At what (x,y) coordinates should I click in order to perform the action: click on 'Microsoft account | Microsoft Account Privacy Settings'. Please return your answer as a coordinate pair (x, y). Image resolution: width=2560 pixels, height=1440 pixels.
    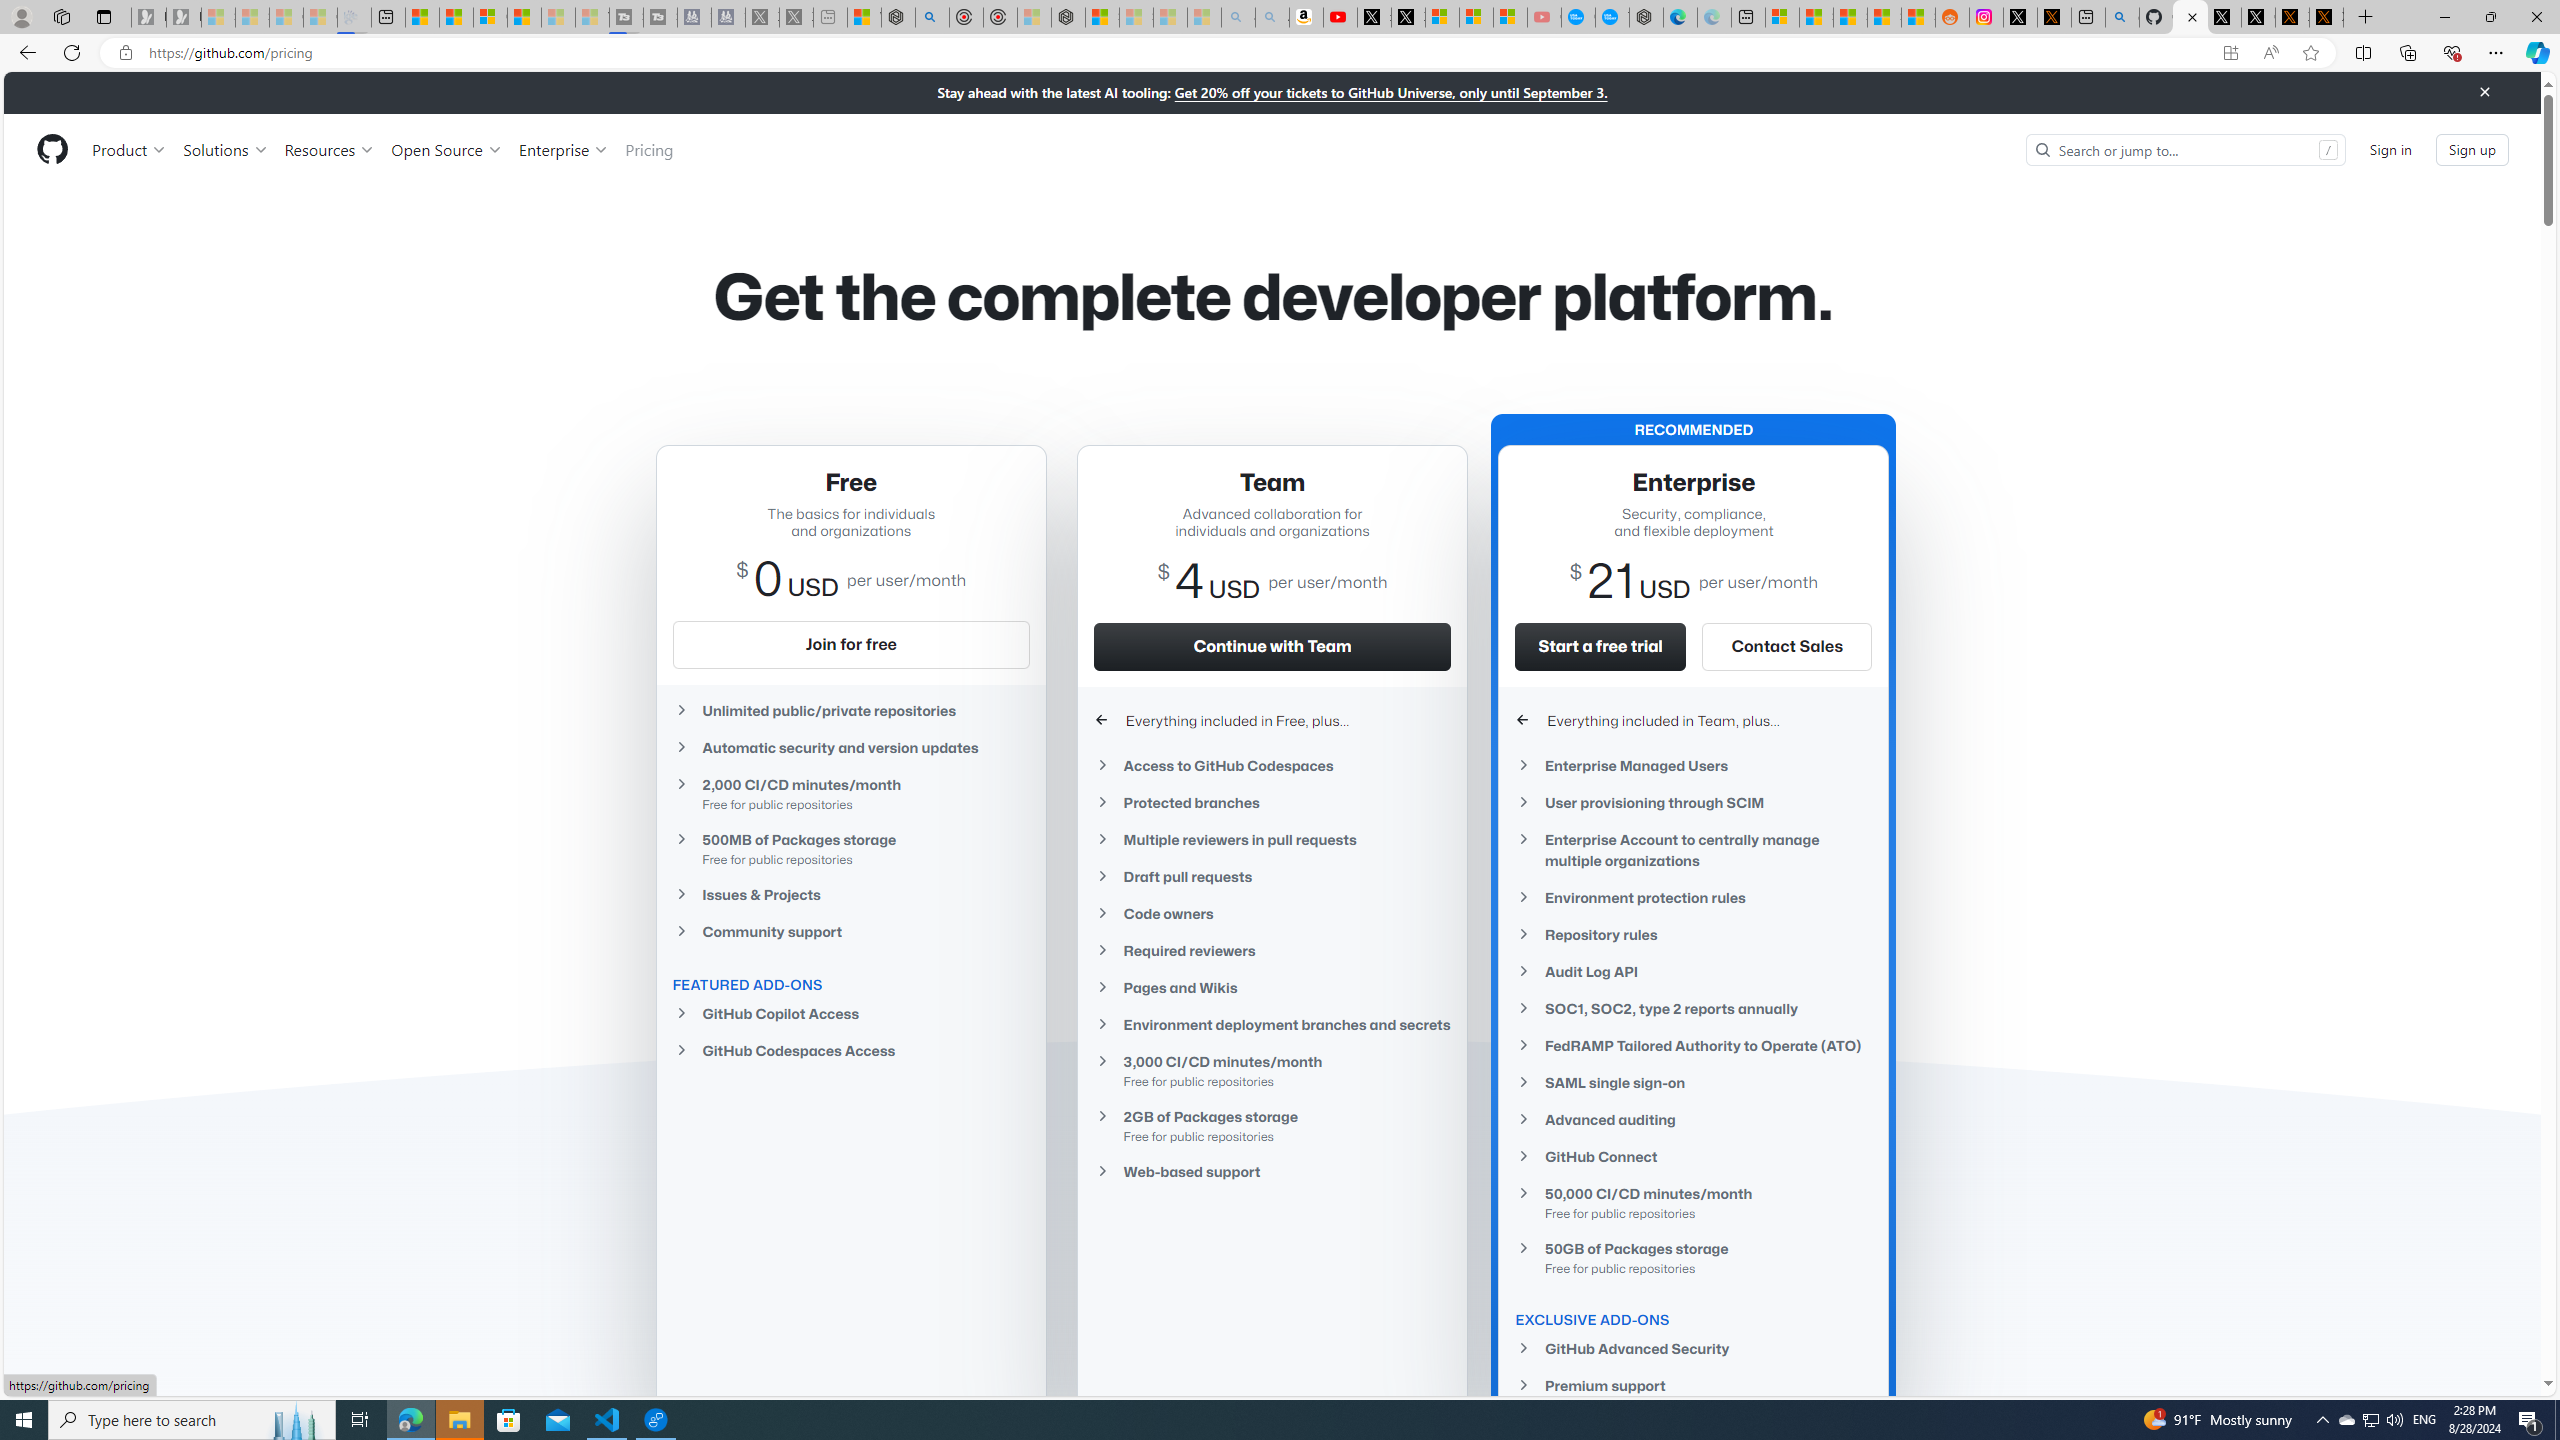
    Looking at the image, I should click on (1781, 16).